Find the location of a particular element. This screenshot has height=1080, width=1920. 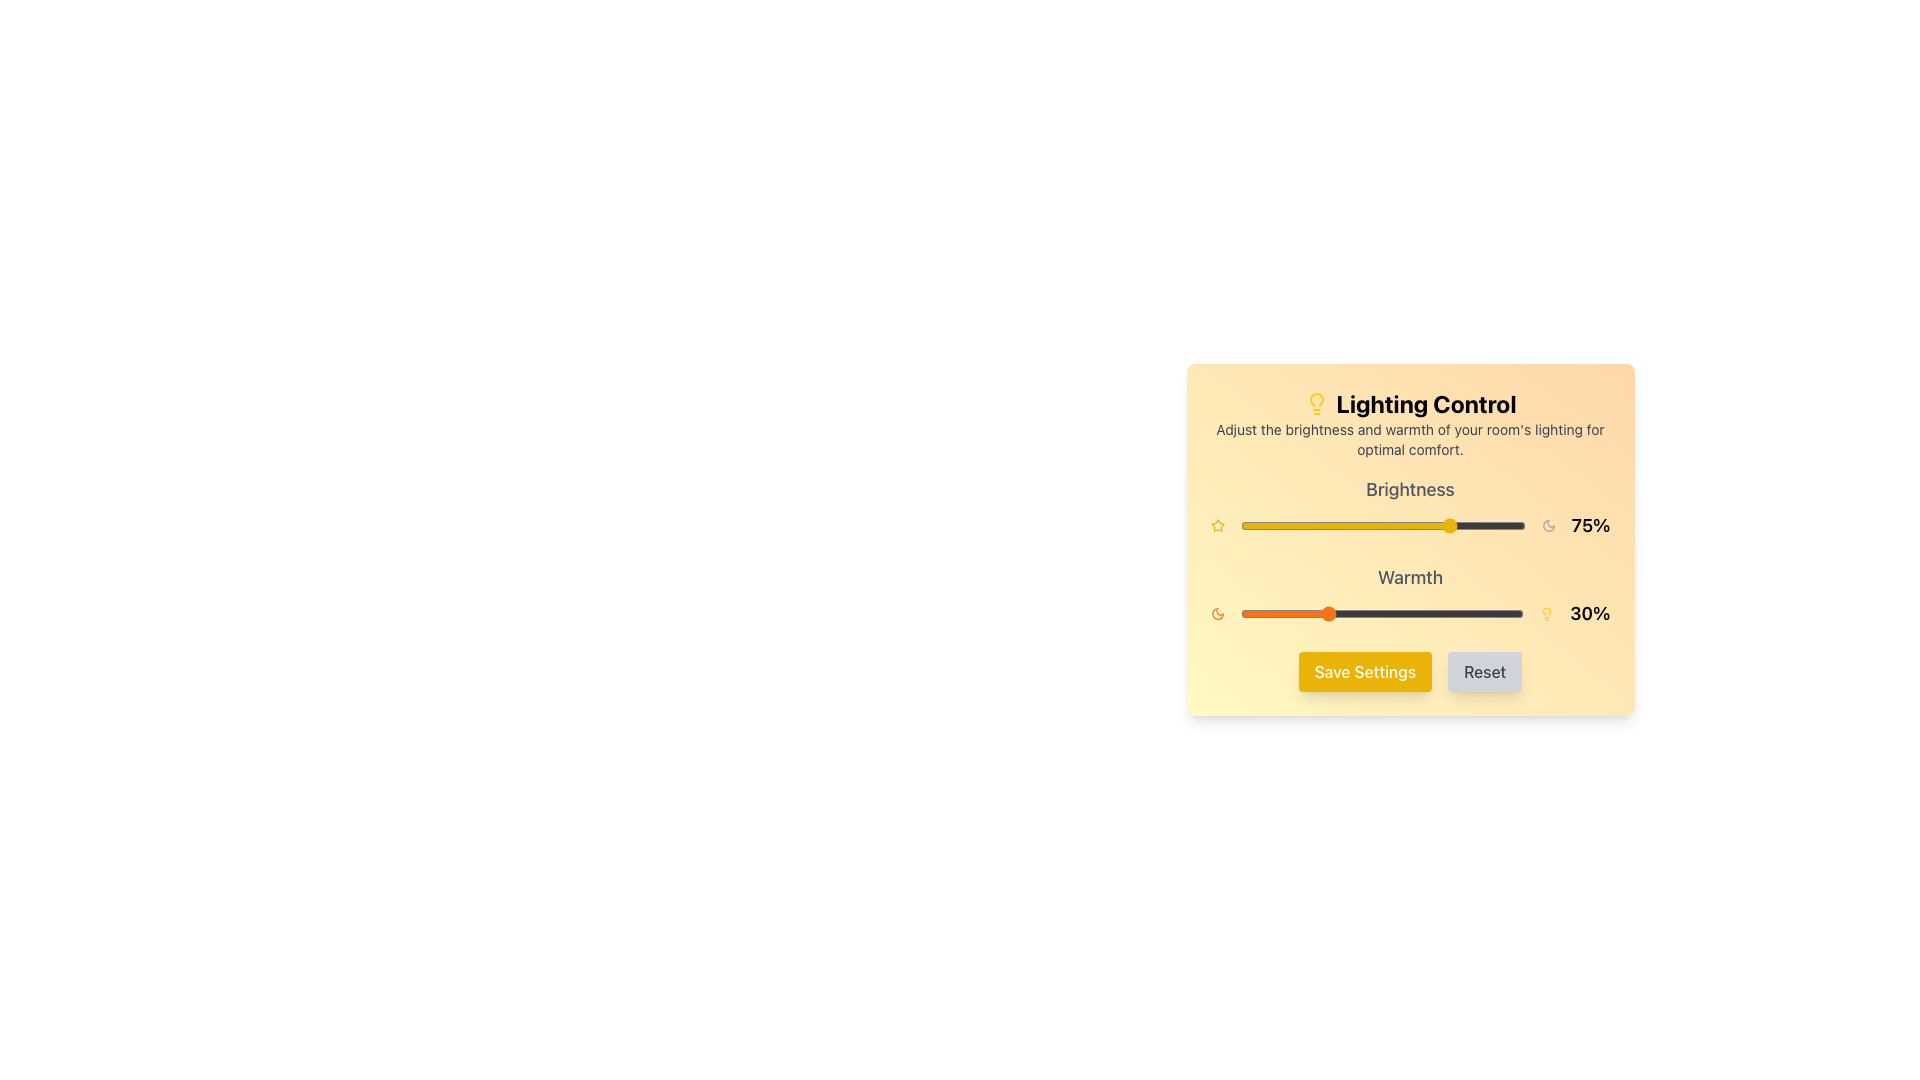

warmth is located at coordinates (1520, 612).